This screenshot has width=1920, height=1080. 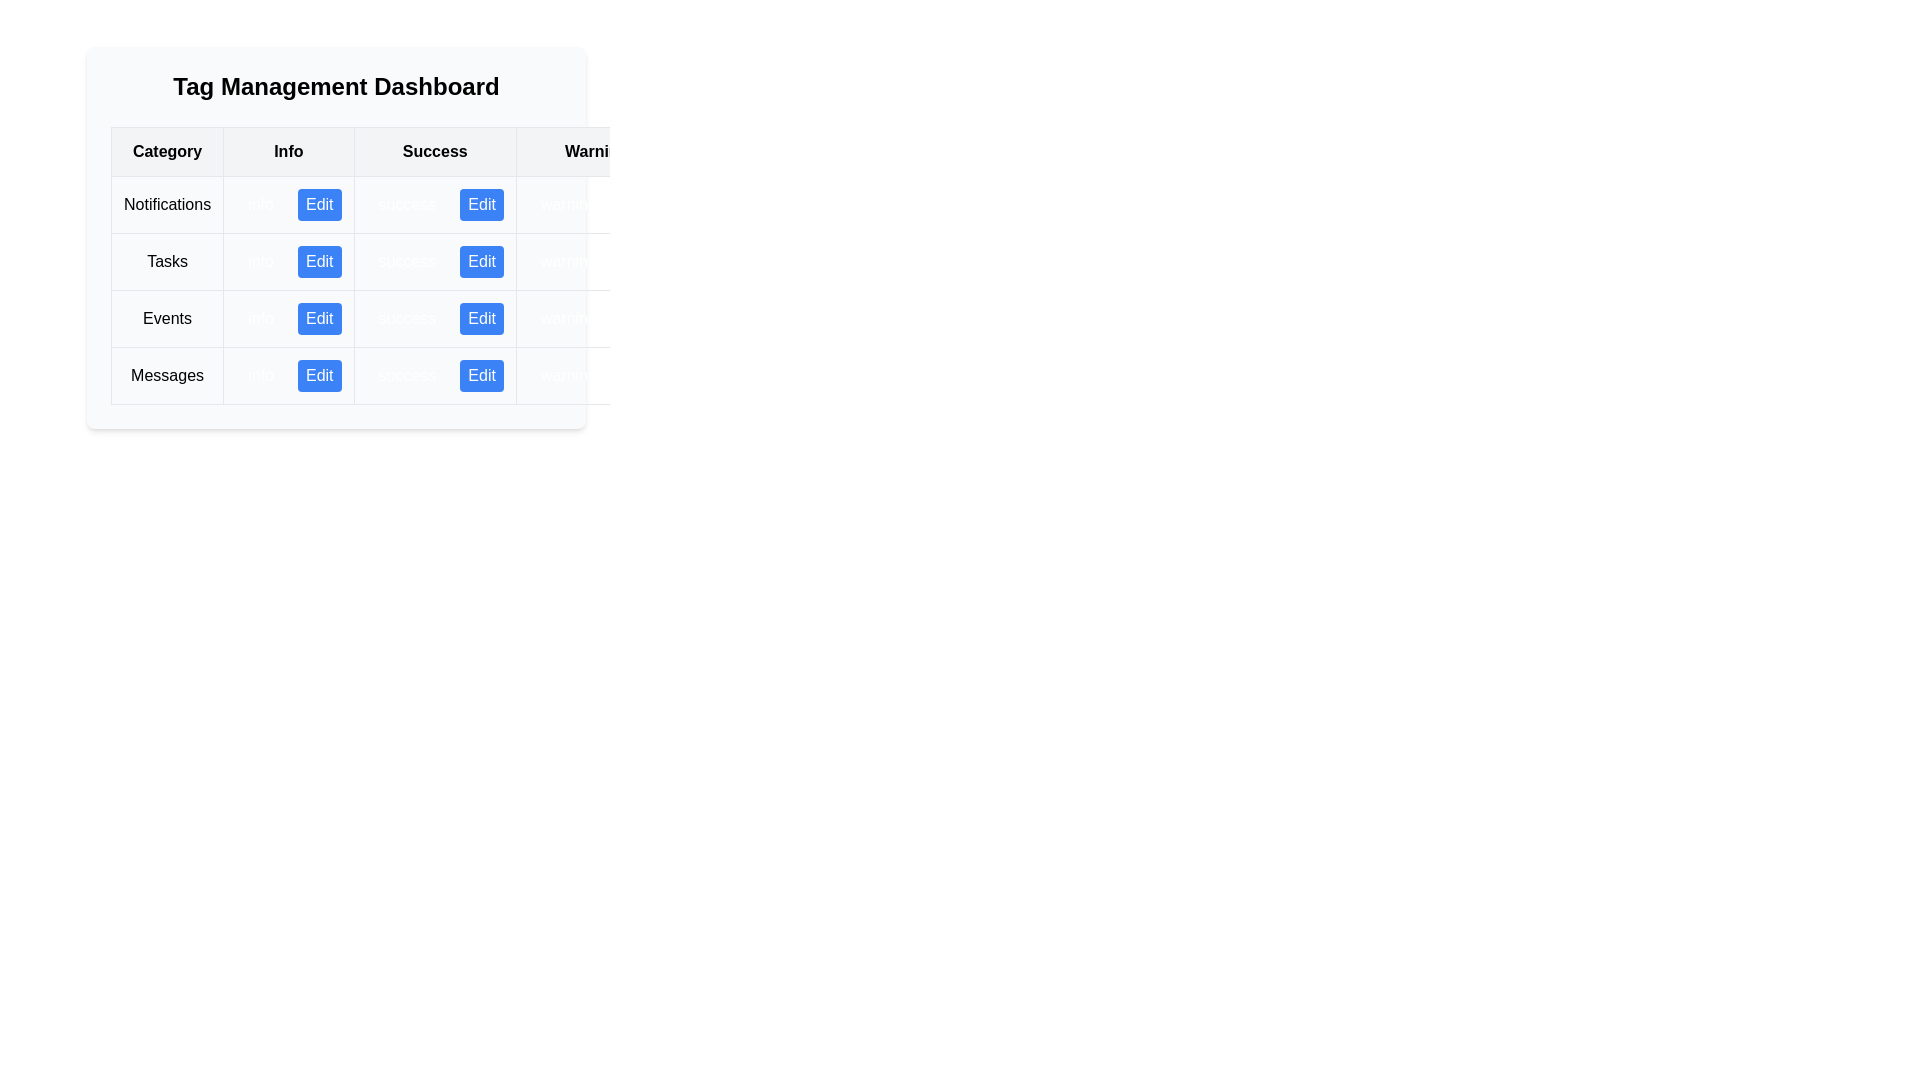 What do you see at coordinates (462, 265) in the screenshot?
I see `the bright blue 'Edit' button with rounded corners located in the 'Success' column of the 'Tasks' row within the grid-based interface` at bounding box center [462, 265].